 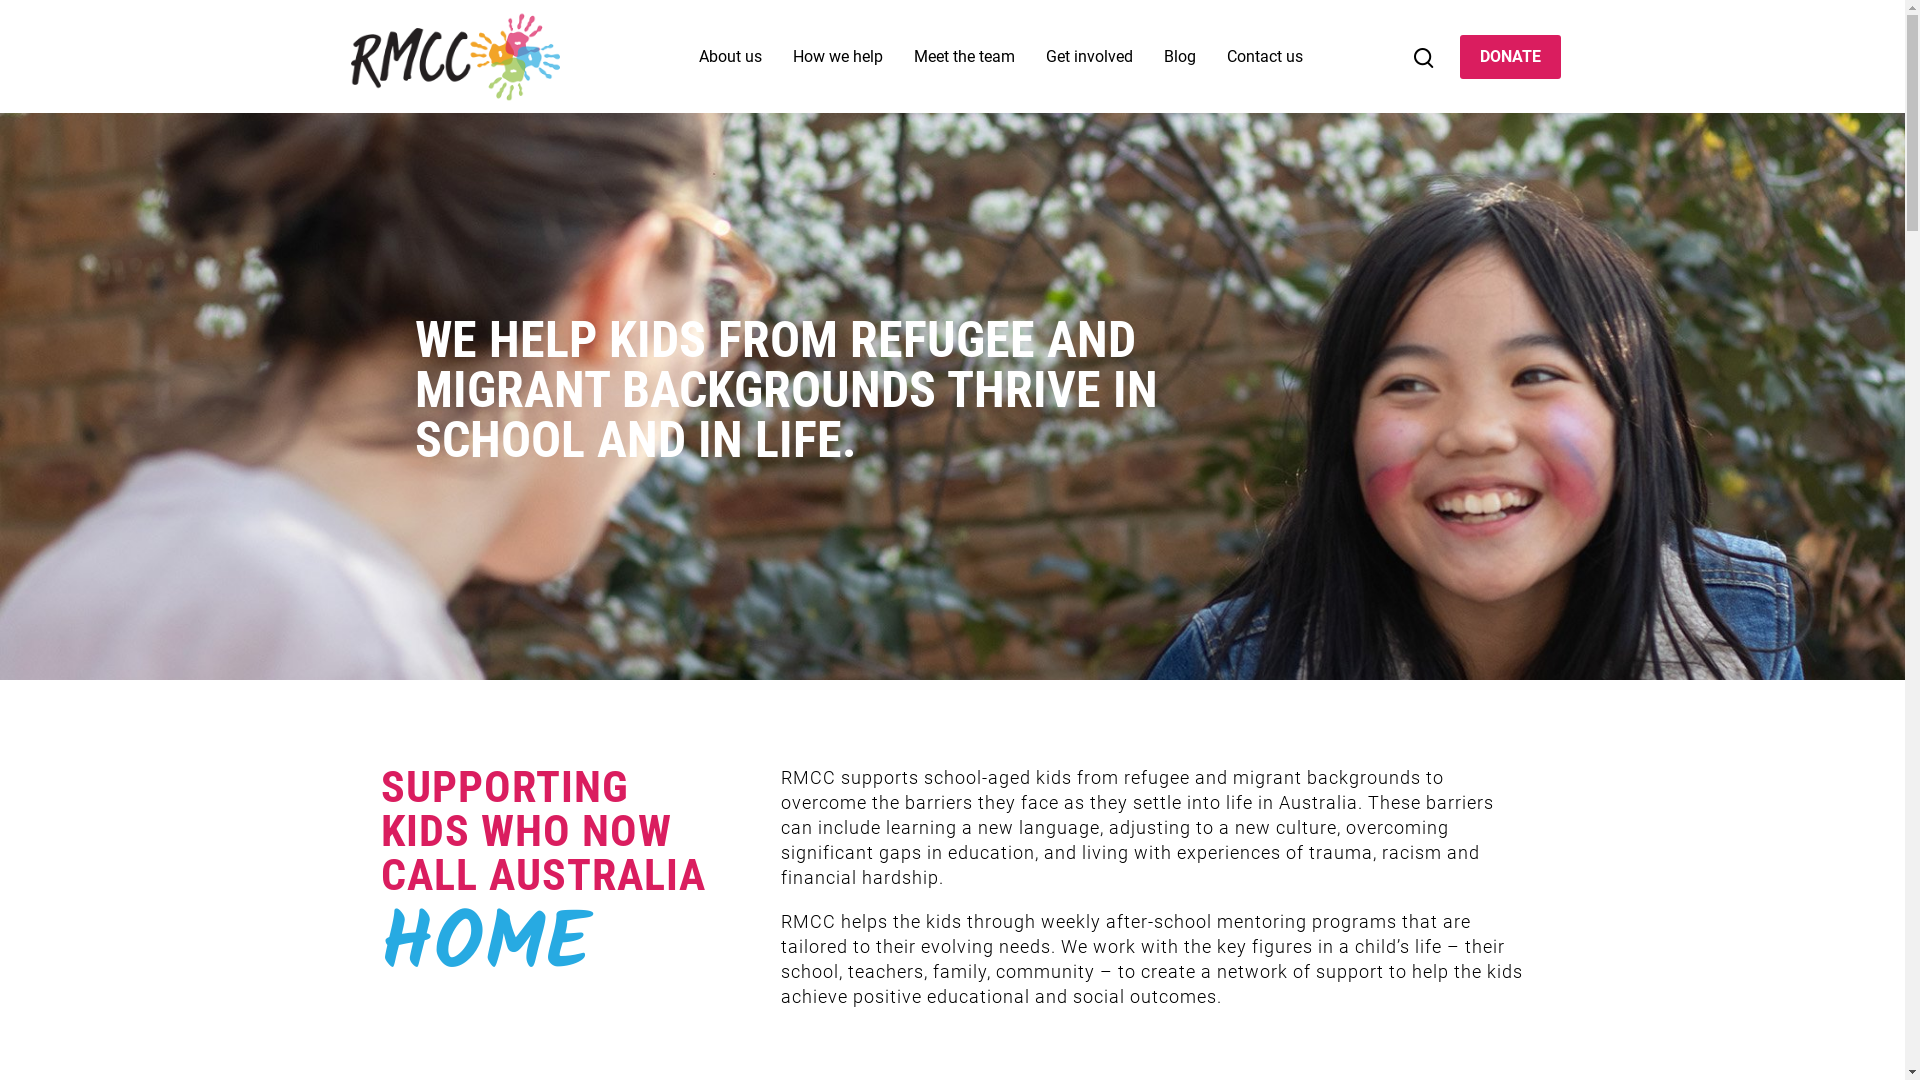 What do you see at coordinates (836, 65) in the screenshot?
I see `'How we help'` at bounding box center [836, 65].